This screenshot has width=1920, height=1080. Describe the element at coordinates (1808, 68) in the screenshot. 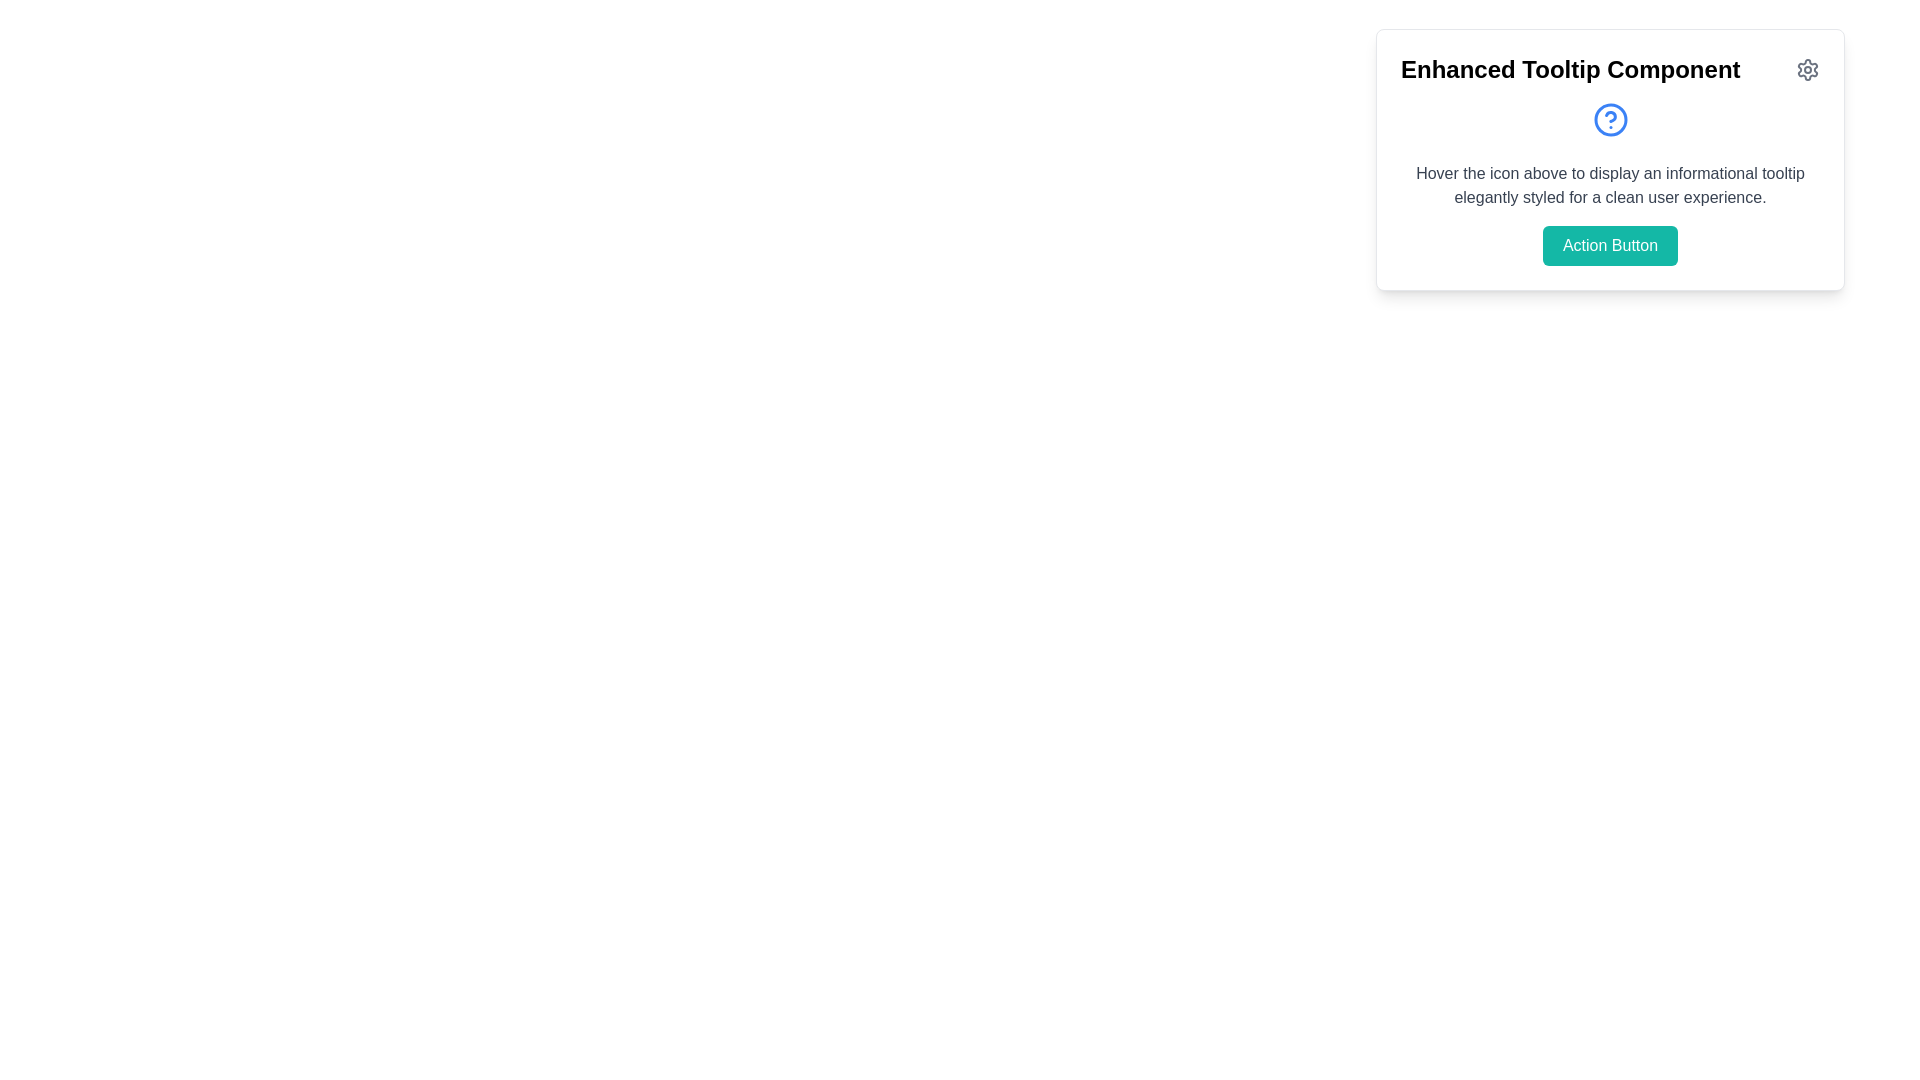

I see `the settings icon located at the top-right corner of the 'Enhanced Tooltip Component' card to interact with it` at that location.